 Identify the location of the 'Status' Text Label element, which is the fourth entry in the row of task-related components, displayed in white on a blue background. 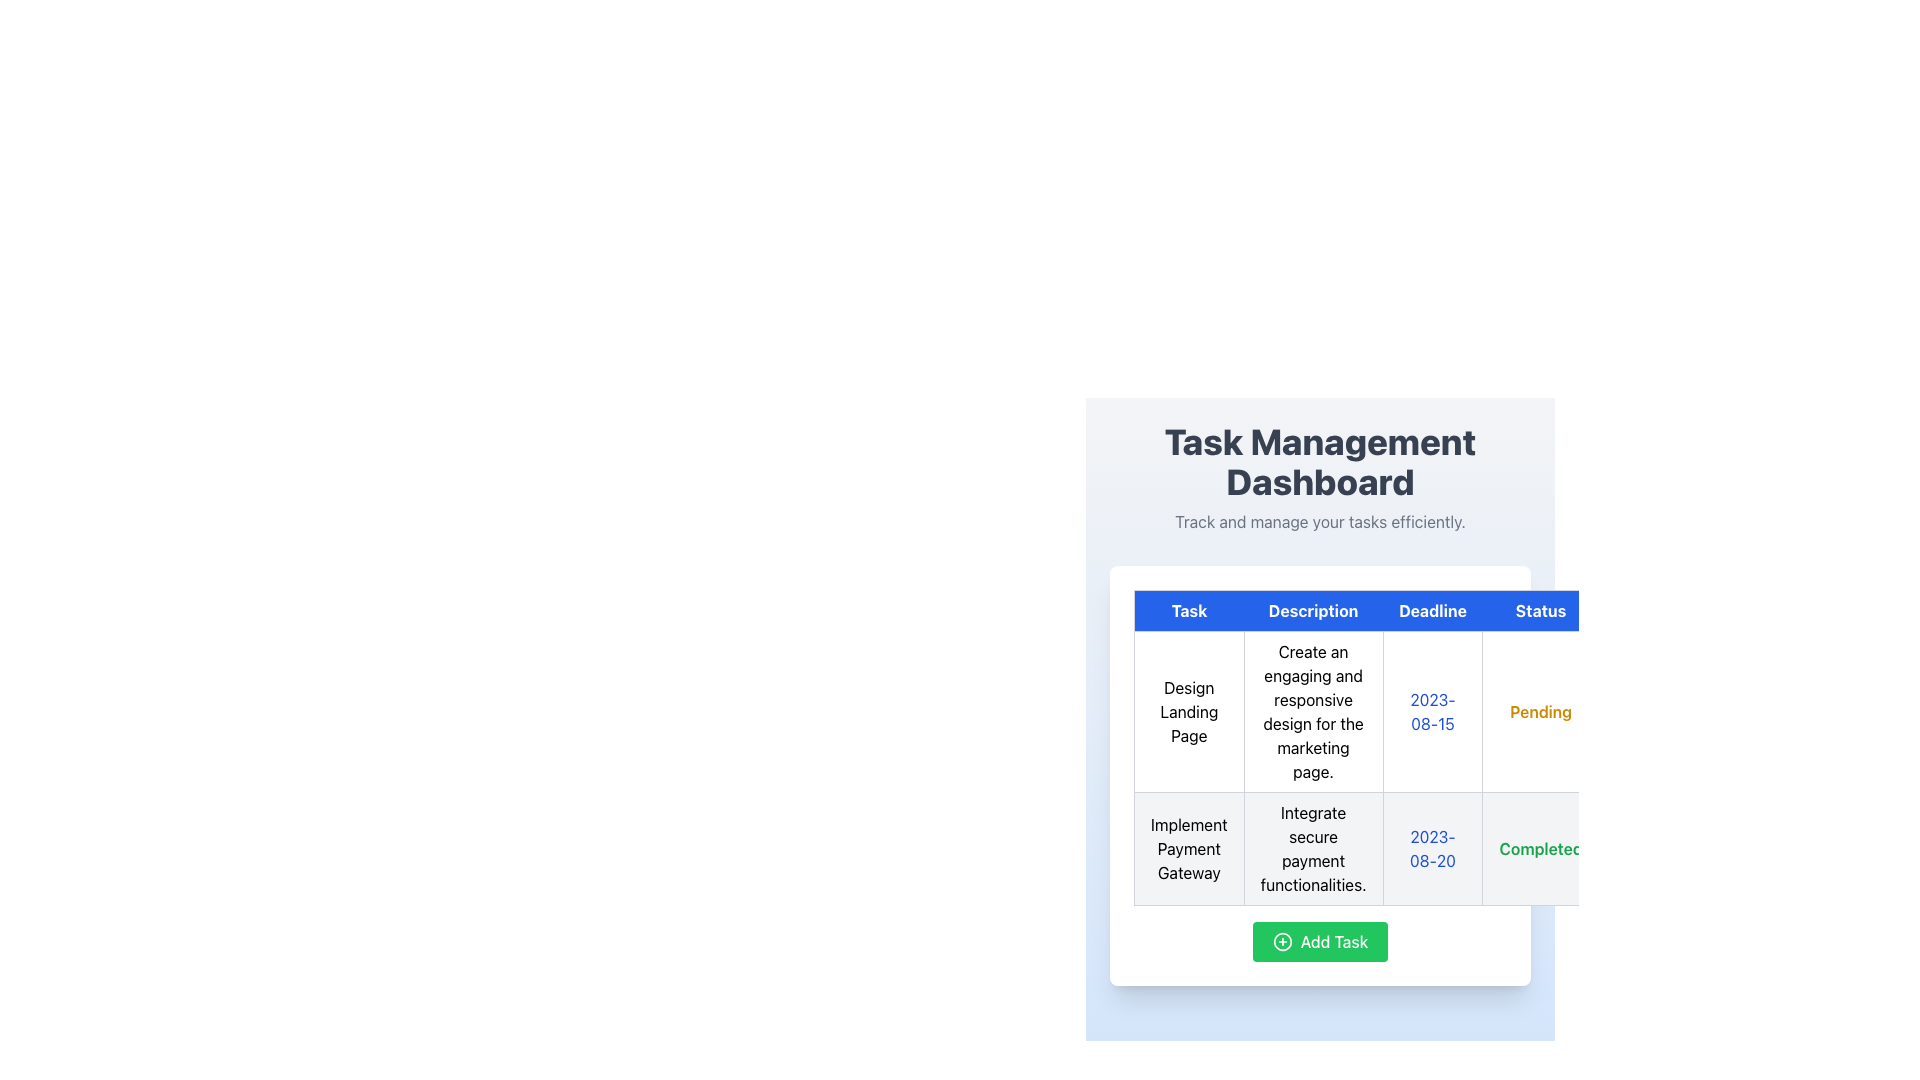
(1540, 609).